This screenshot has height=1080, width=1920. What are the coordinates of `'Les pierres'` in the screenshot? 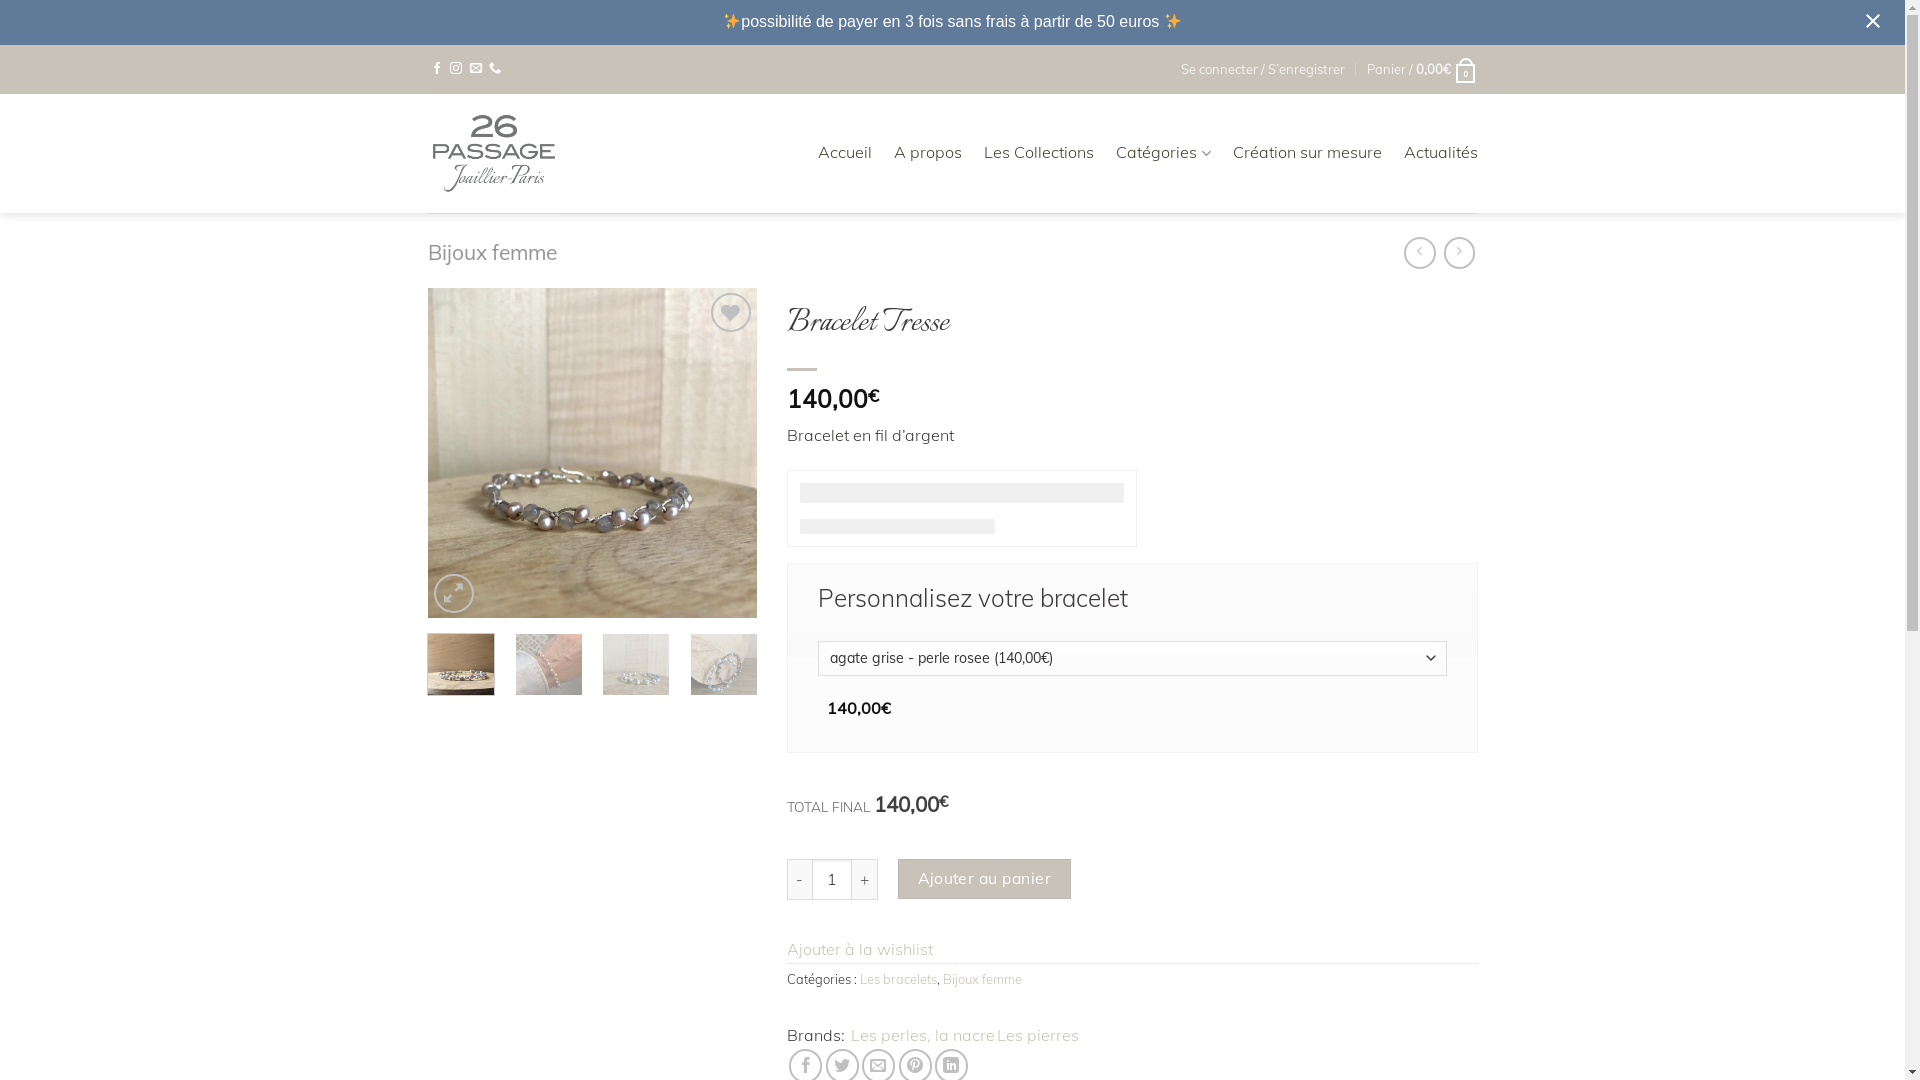 It's located at (997, 1035).